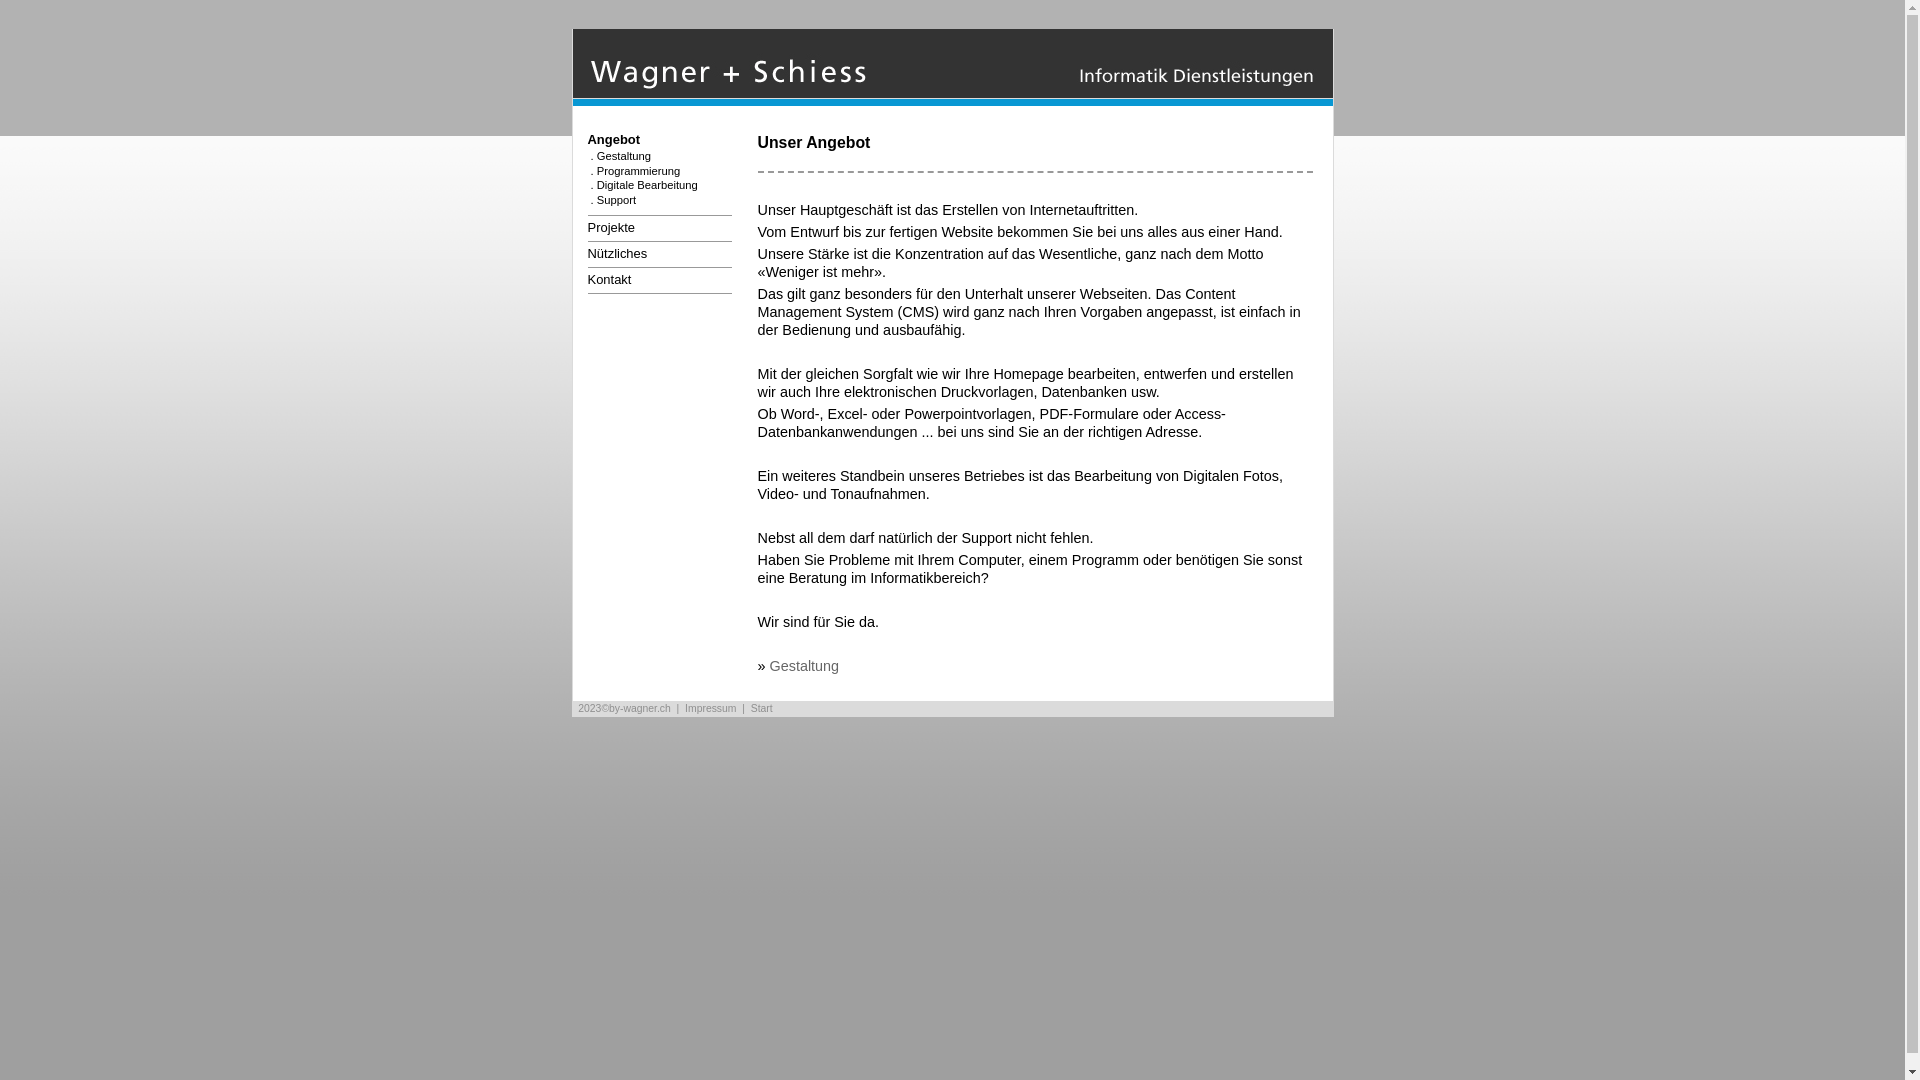 This screenshot has width=1920, height=1080. Describe the element at coordinates (805, 666) in the screenshot. I see `'Gestaltung'` at that location.